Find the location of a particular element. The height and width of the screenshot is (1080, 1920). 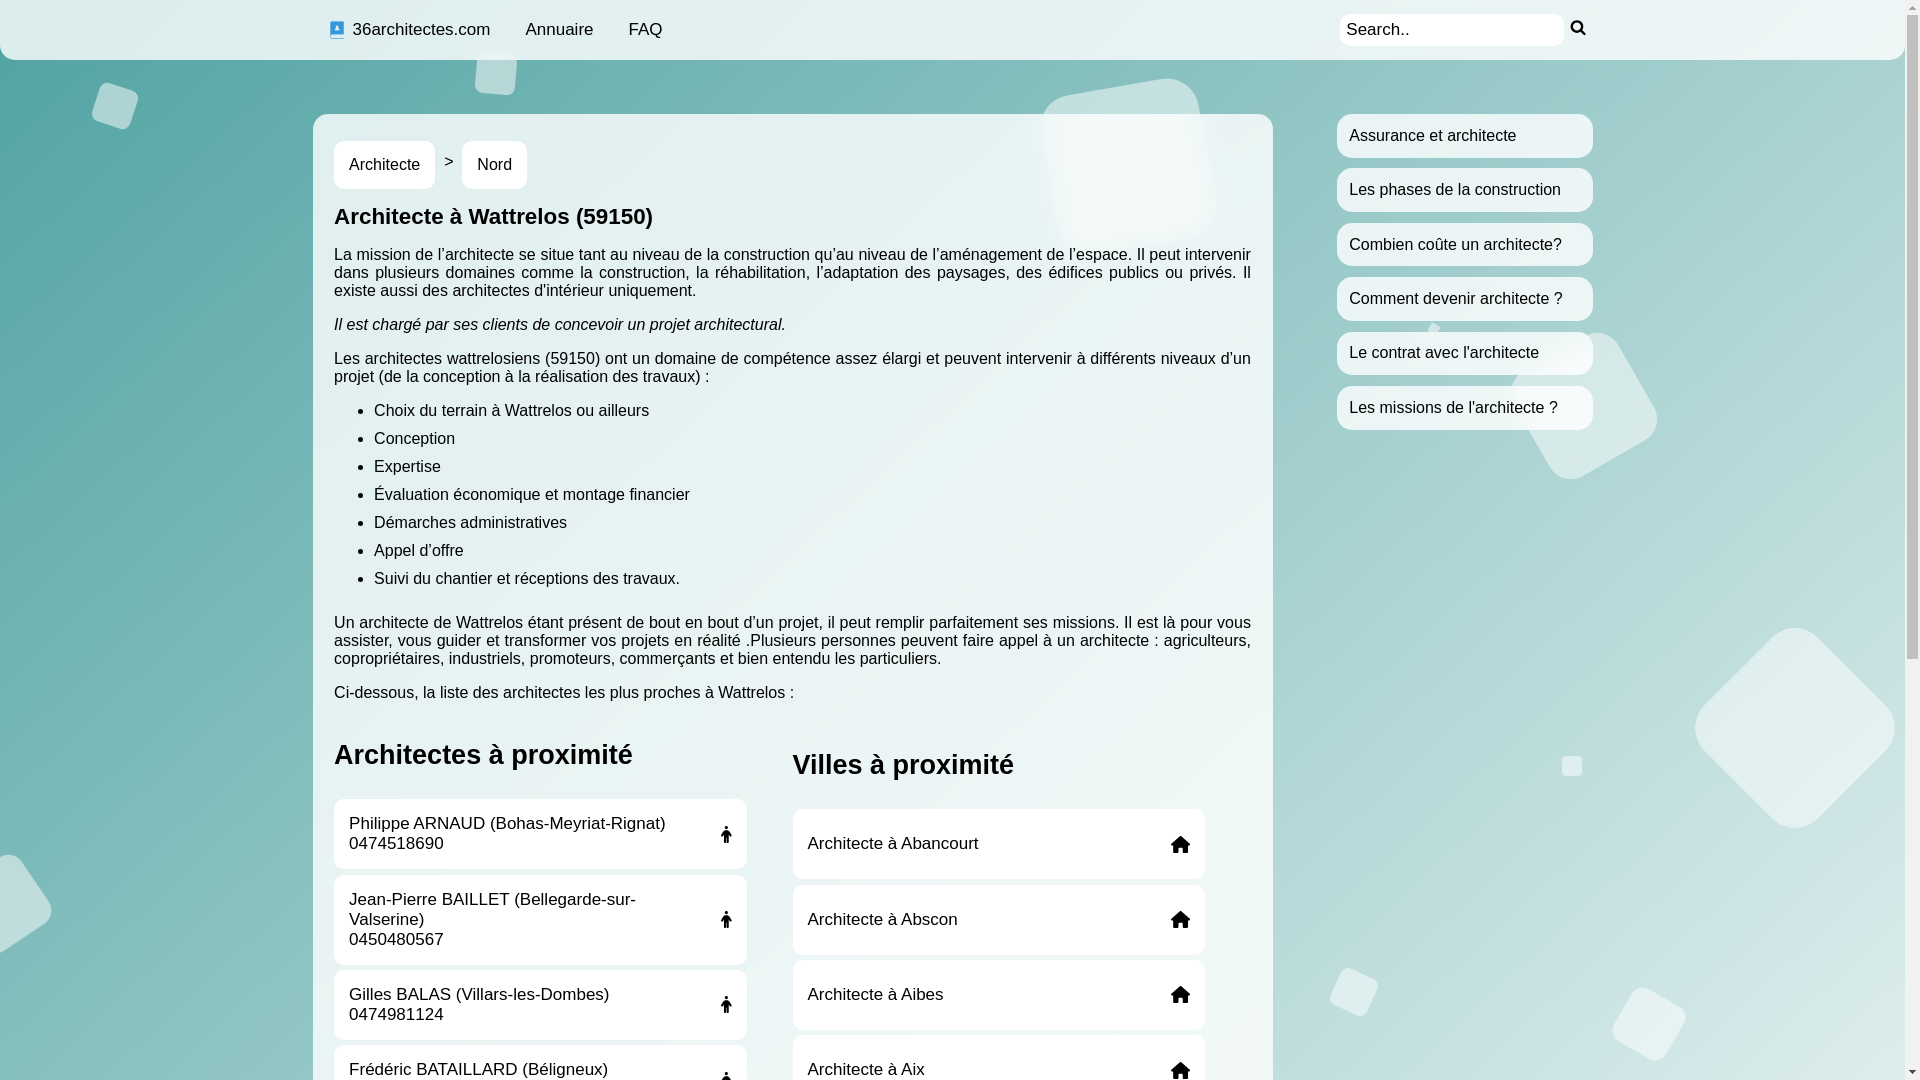

'Le contrat avec l'architecte' is located at coordinates (1348, 351).